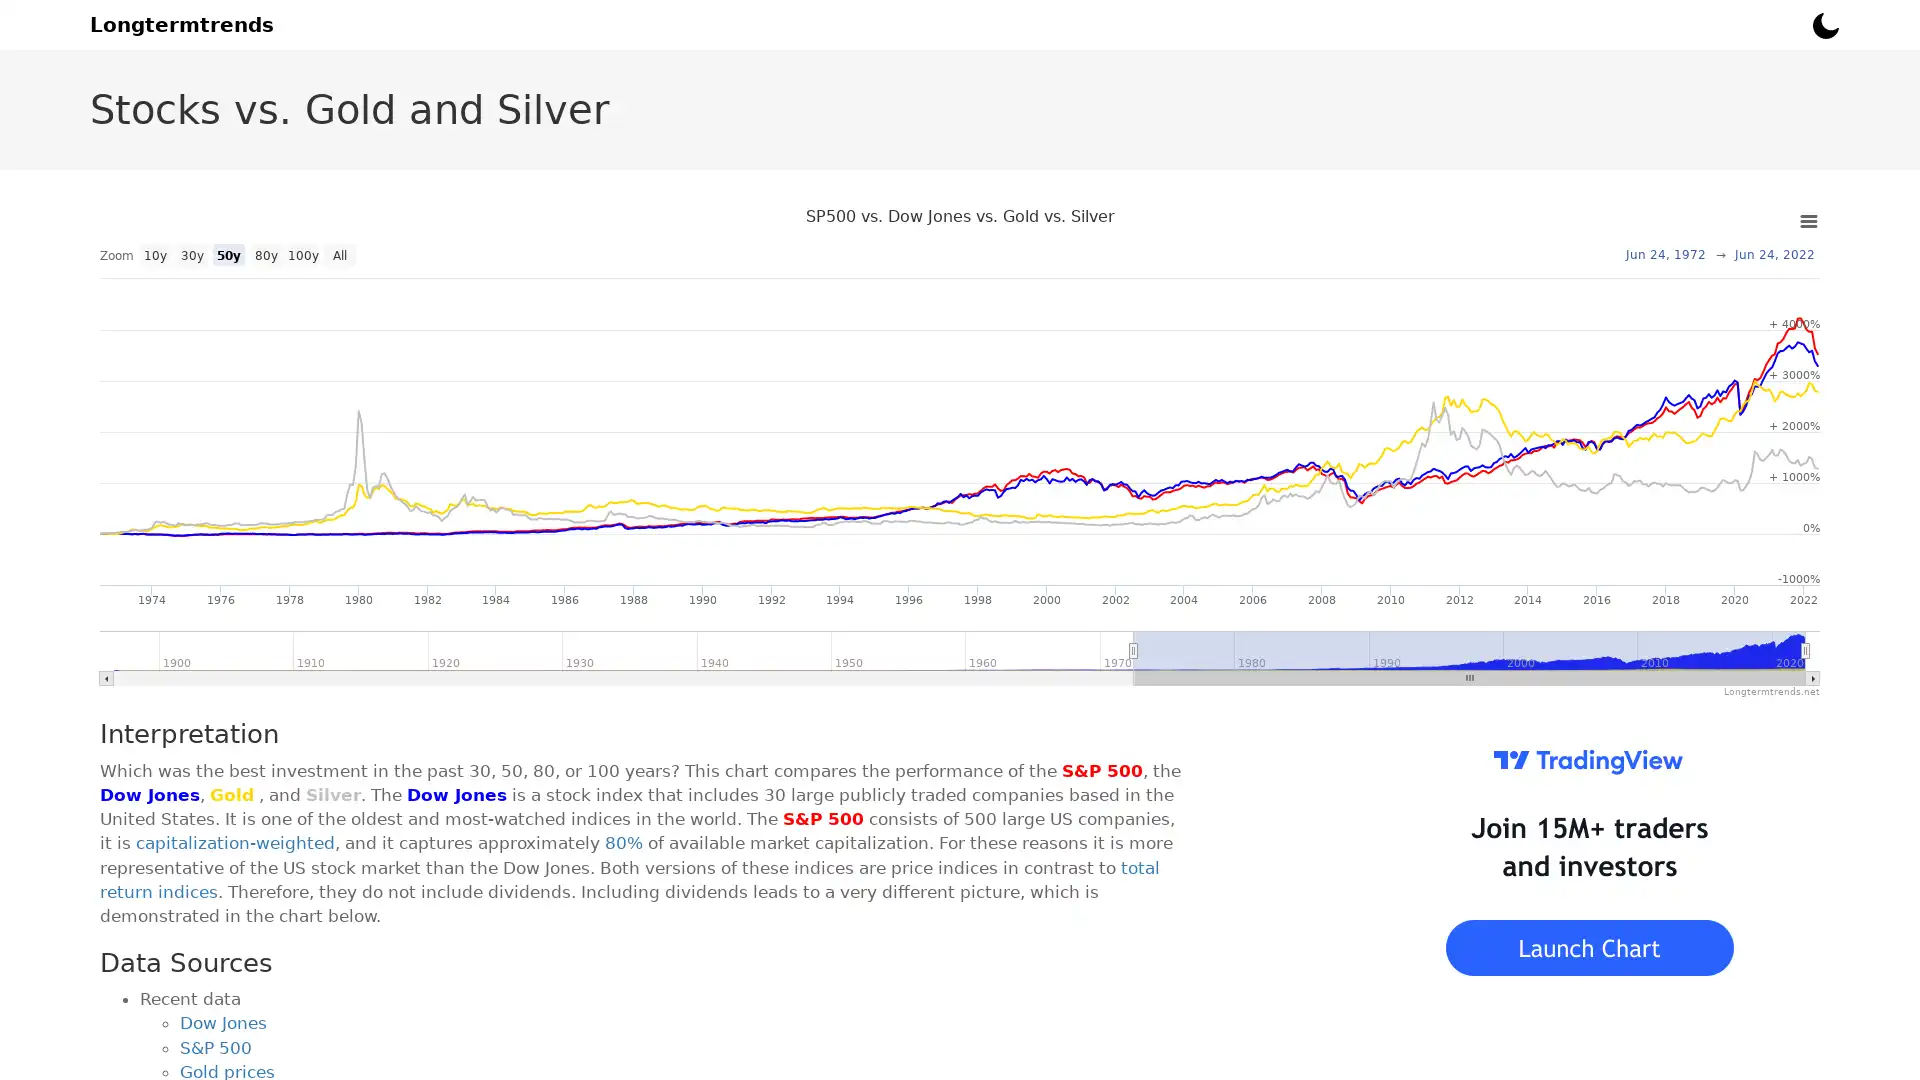 The height and width of the screenshot is (1080, 1920). I want to click on All, so click(340, 253).